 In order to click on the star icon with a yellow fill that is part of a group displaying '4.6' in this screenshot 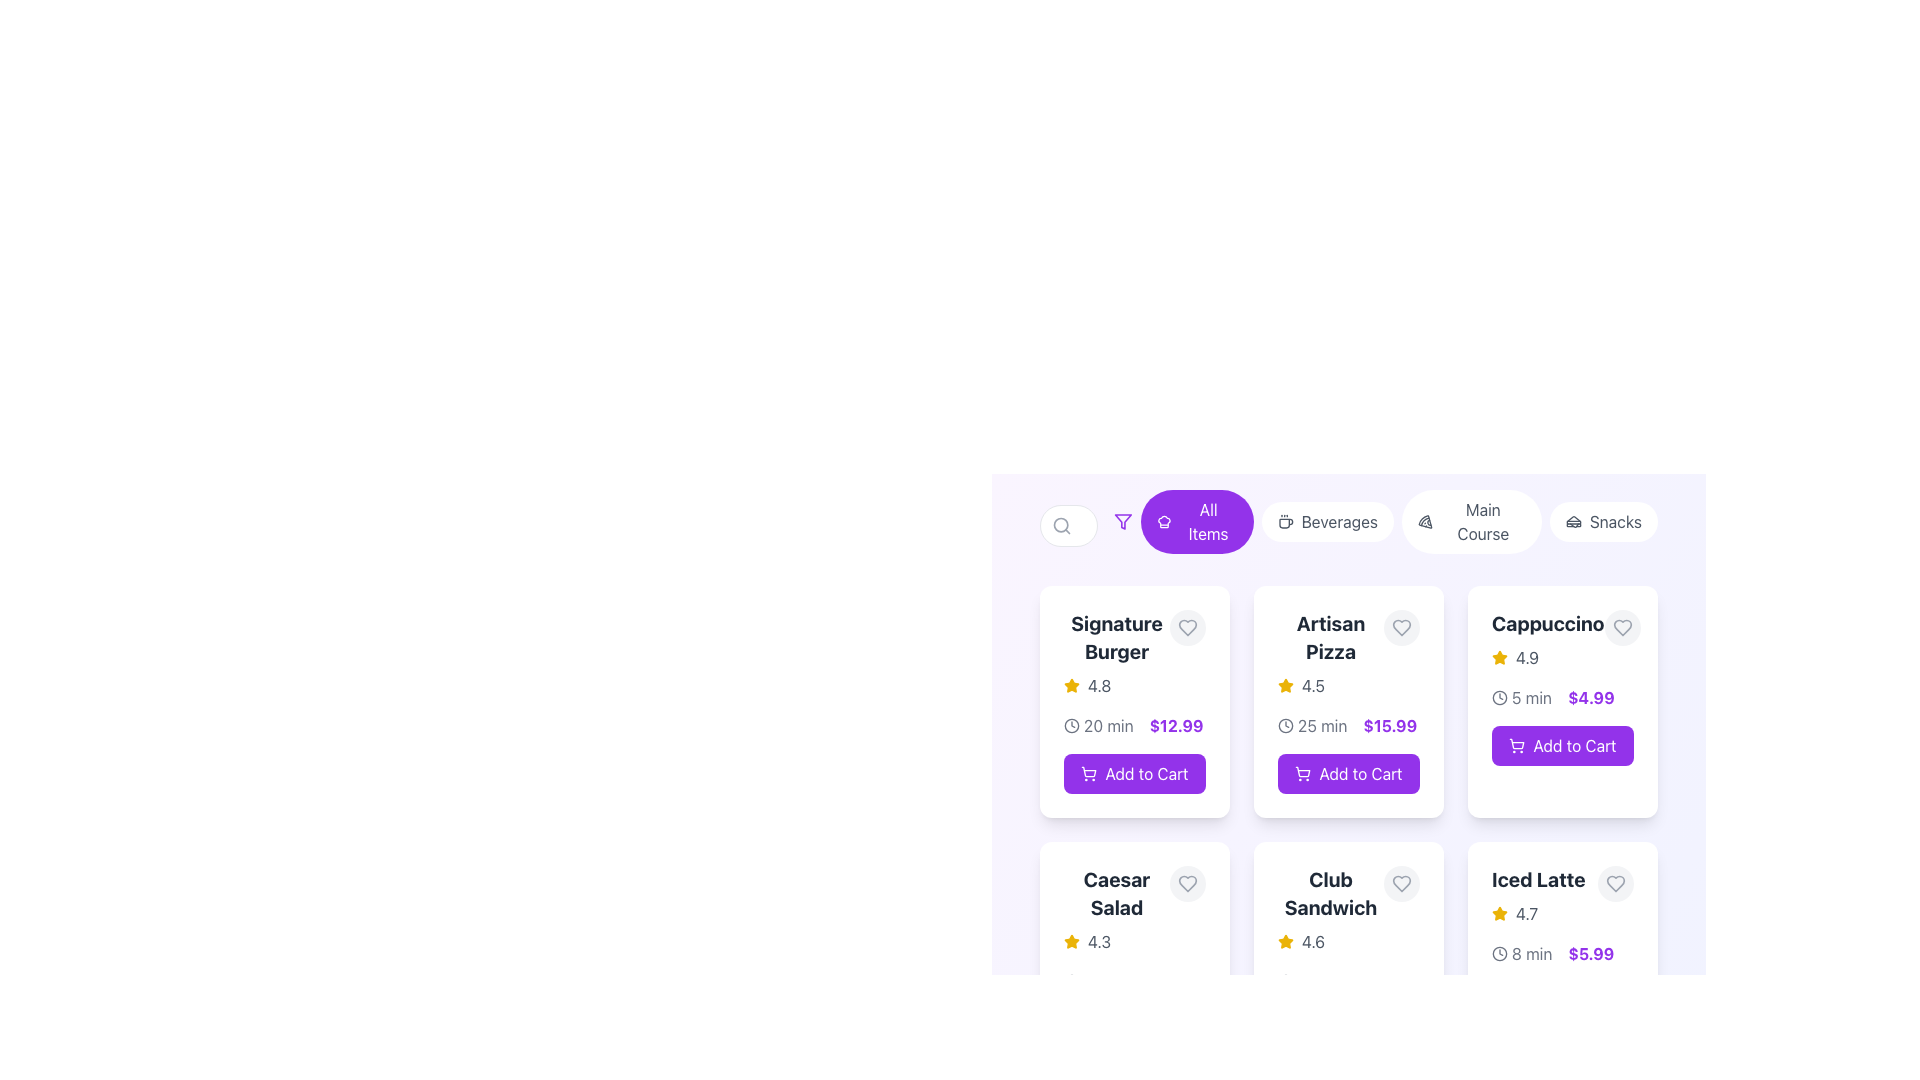, I will do `click(1286, 941)`.